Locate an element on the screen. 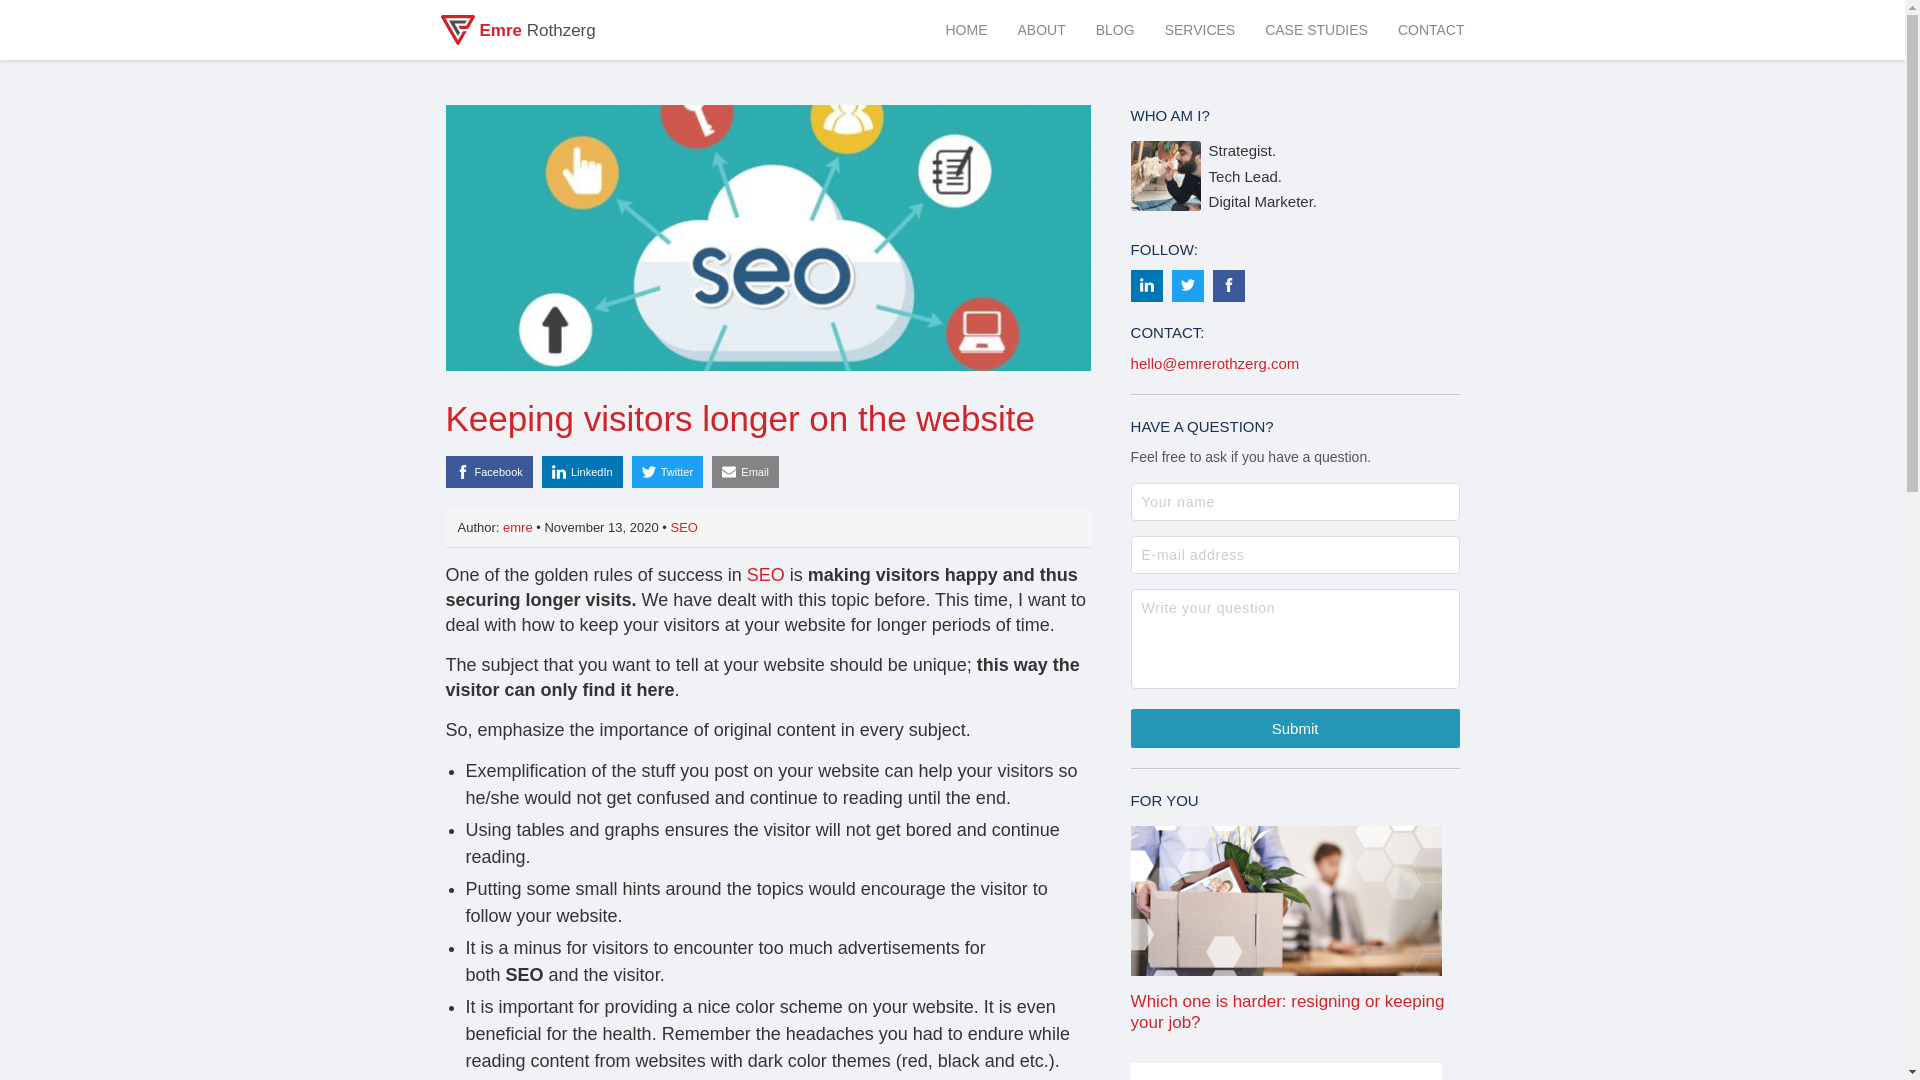 The image size is (1920, 1080). 'Emre Rothzerg' is located at coordinates (517, 30).